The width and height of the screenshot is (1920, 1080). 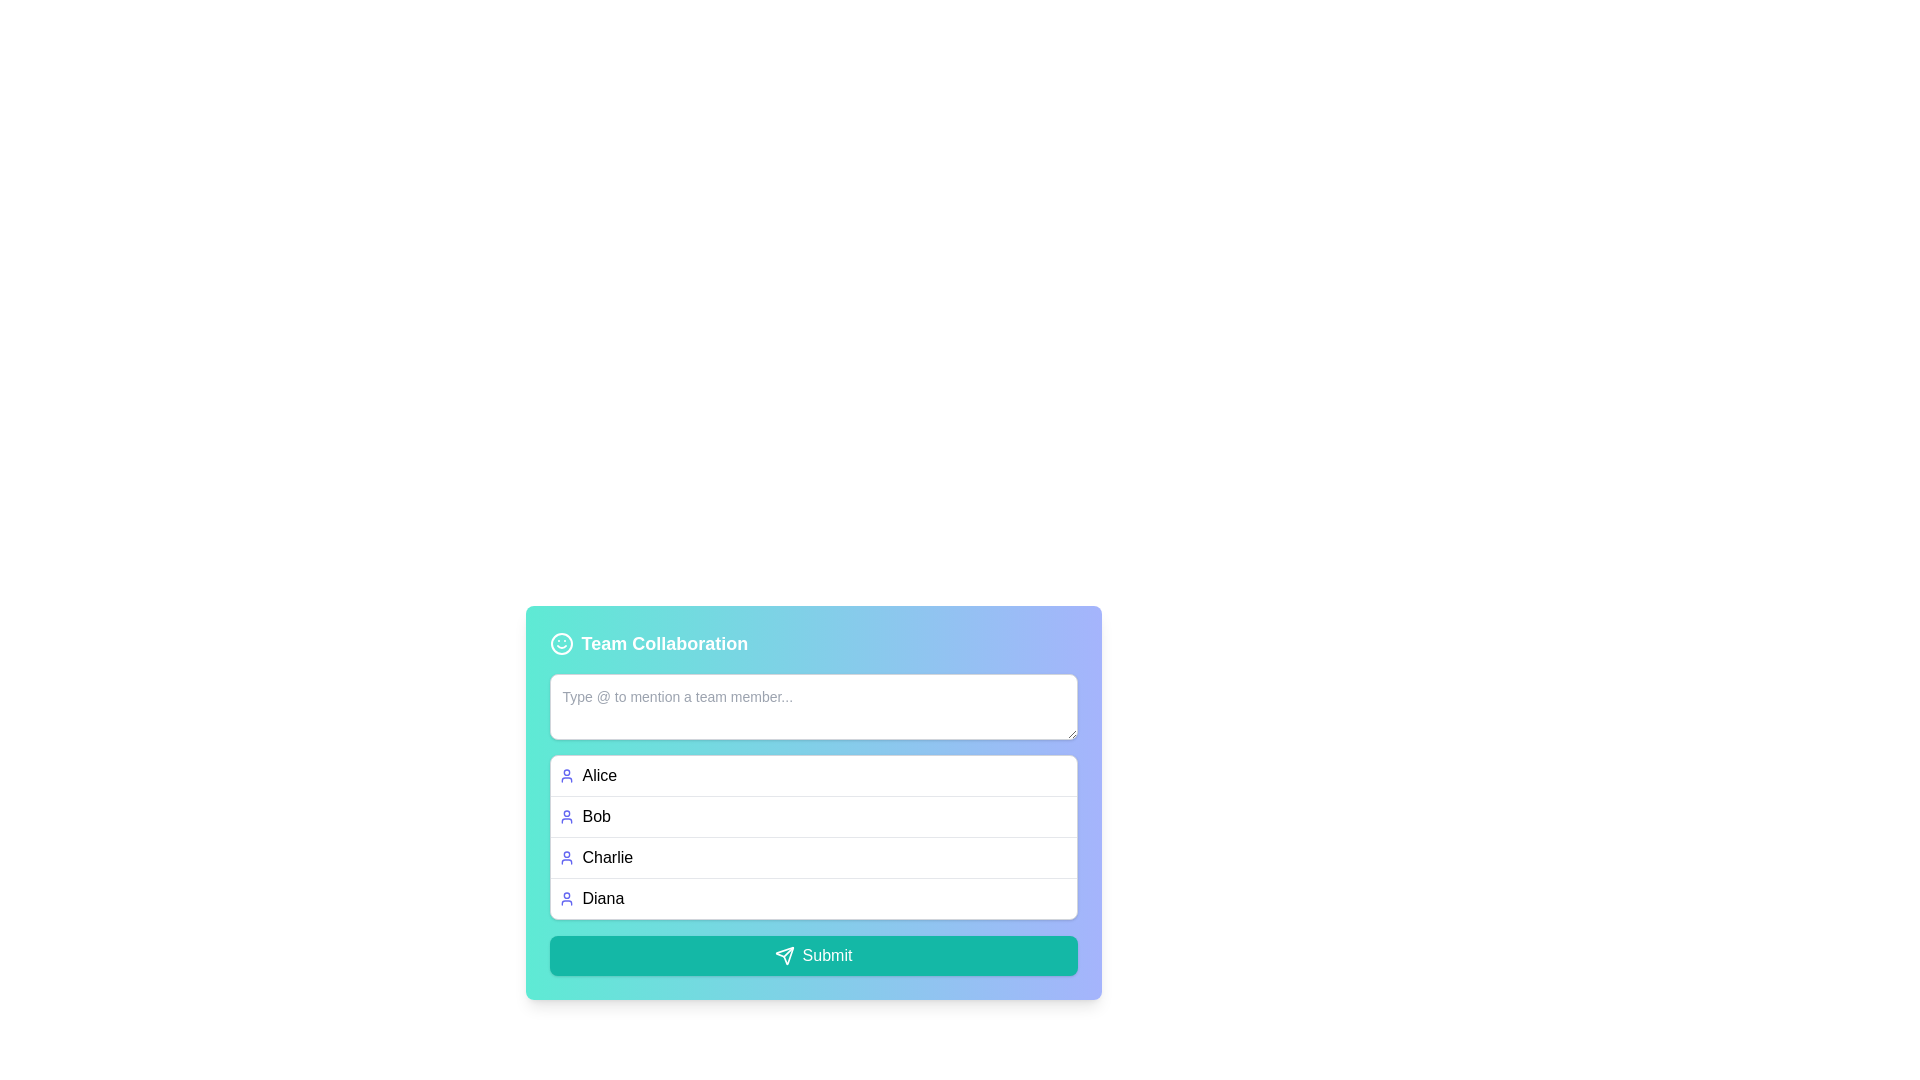 What do you see at coordinates (560, 644) in the screenshot?
I see `the central circular feature of the smiley face icon located on the left side of the header titled 'Team Collaboration'` at bounding box center [560, 644].